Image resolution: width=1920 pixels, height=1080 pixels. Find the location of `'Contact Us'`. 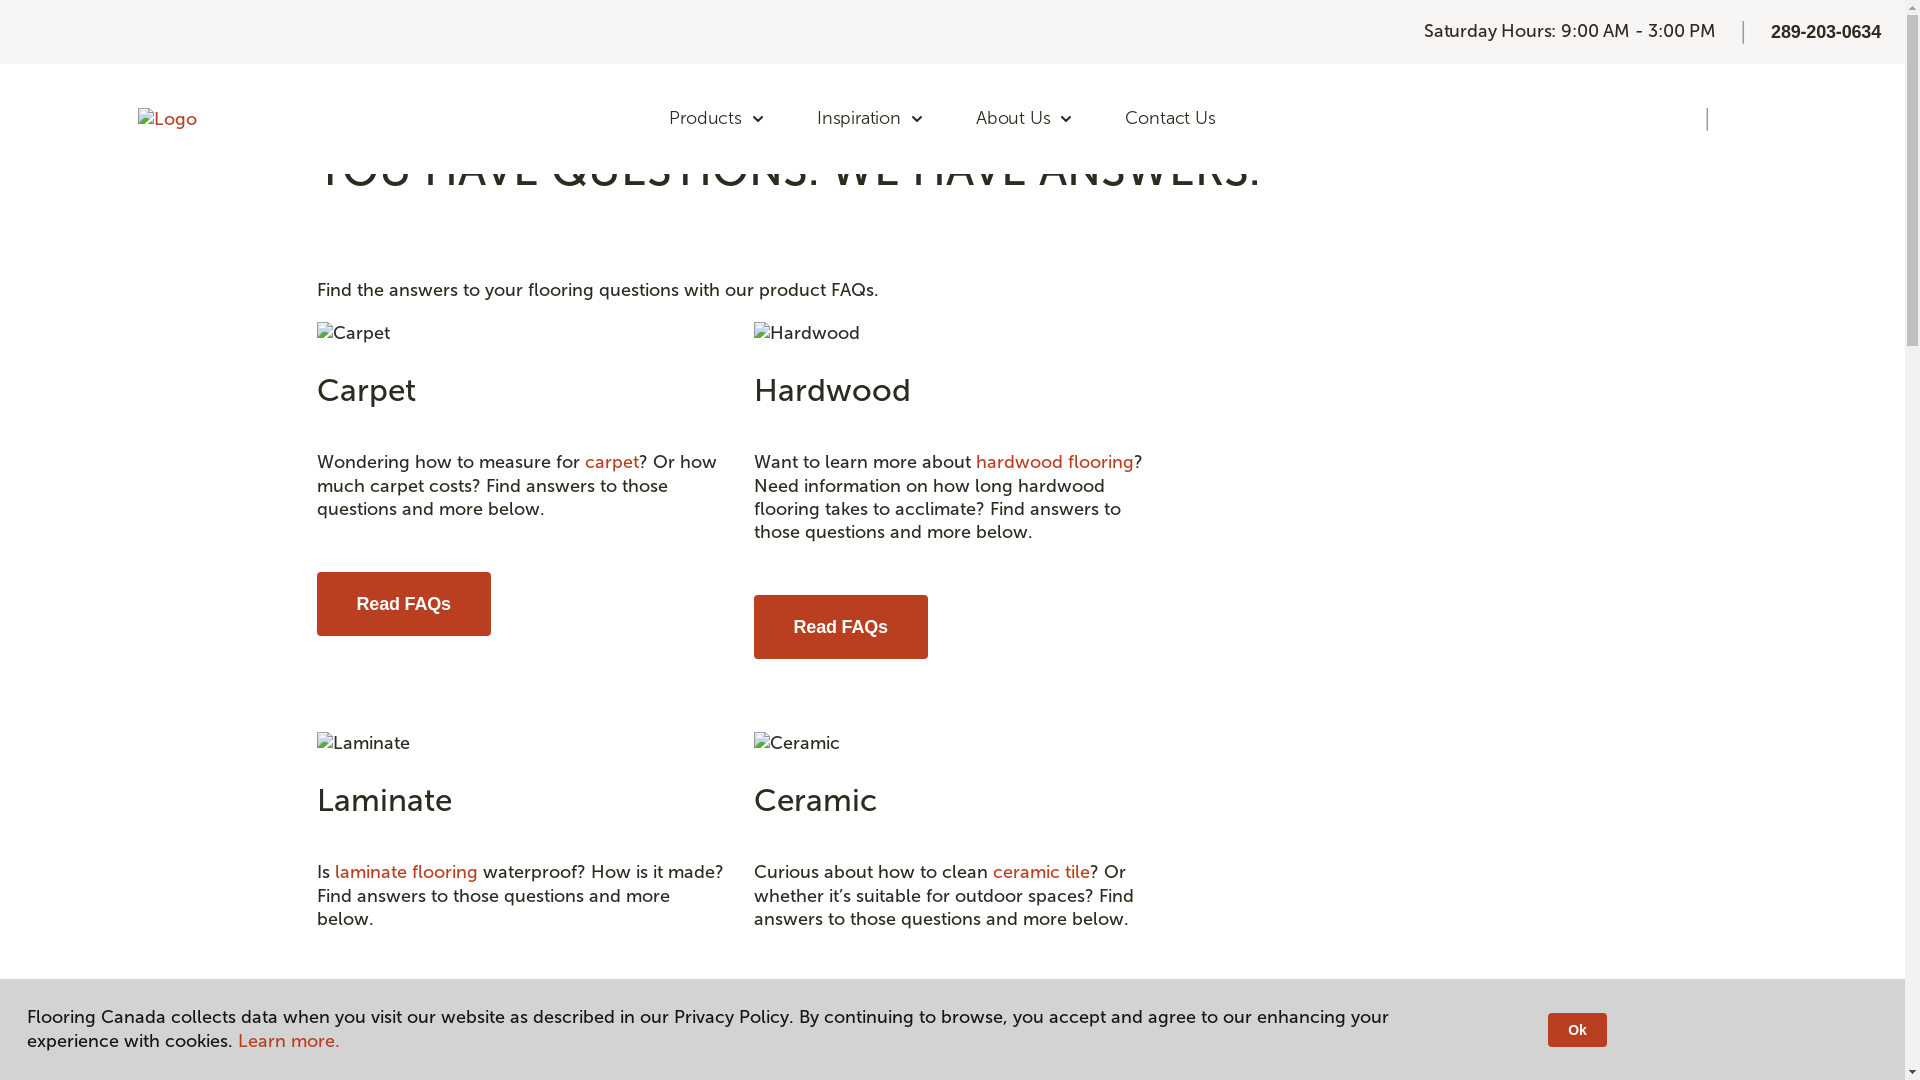

'Contact Us' is located at coordinates (1170, 119).